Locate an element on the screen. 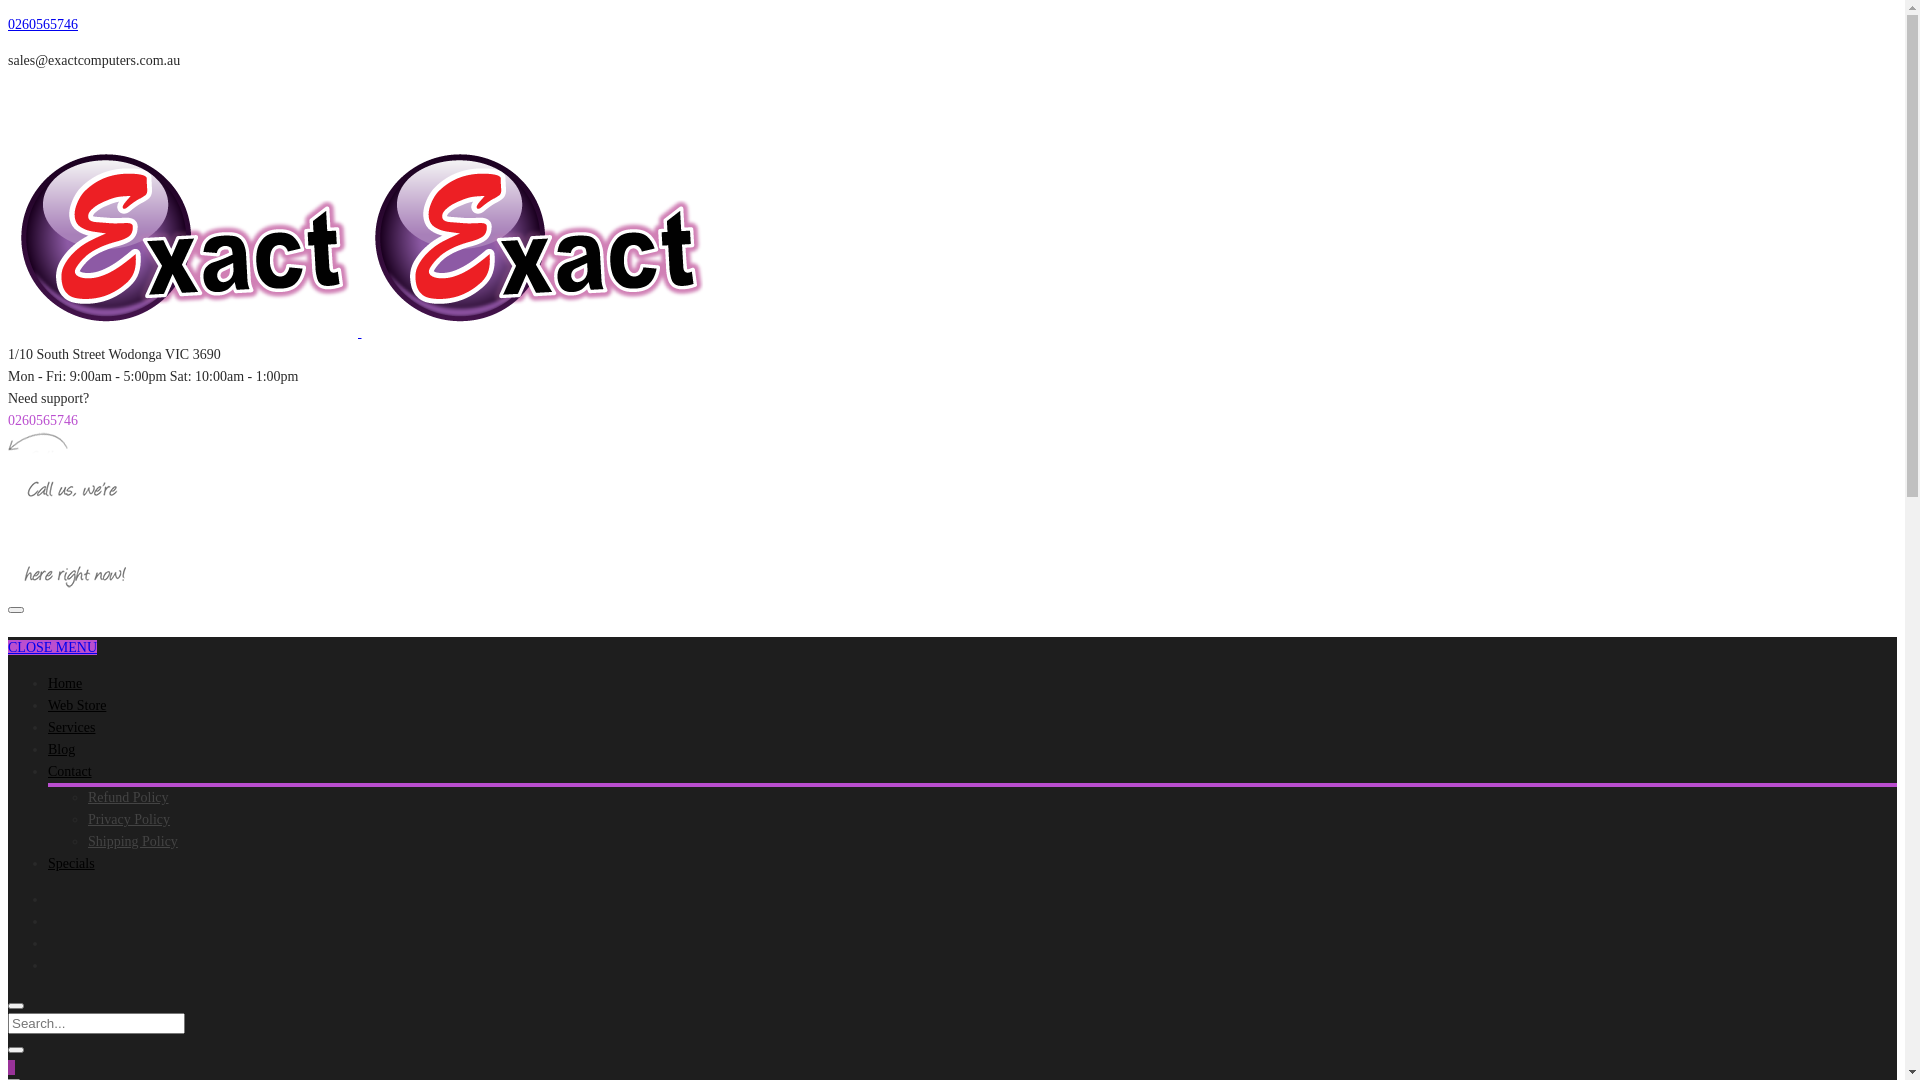 This screenshot has width=1920, height=1080. 'Blog' is located at coordinates (61, 749).